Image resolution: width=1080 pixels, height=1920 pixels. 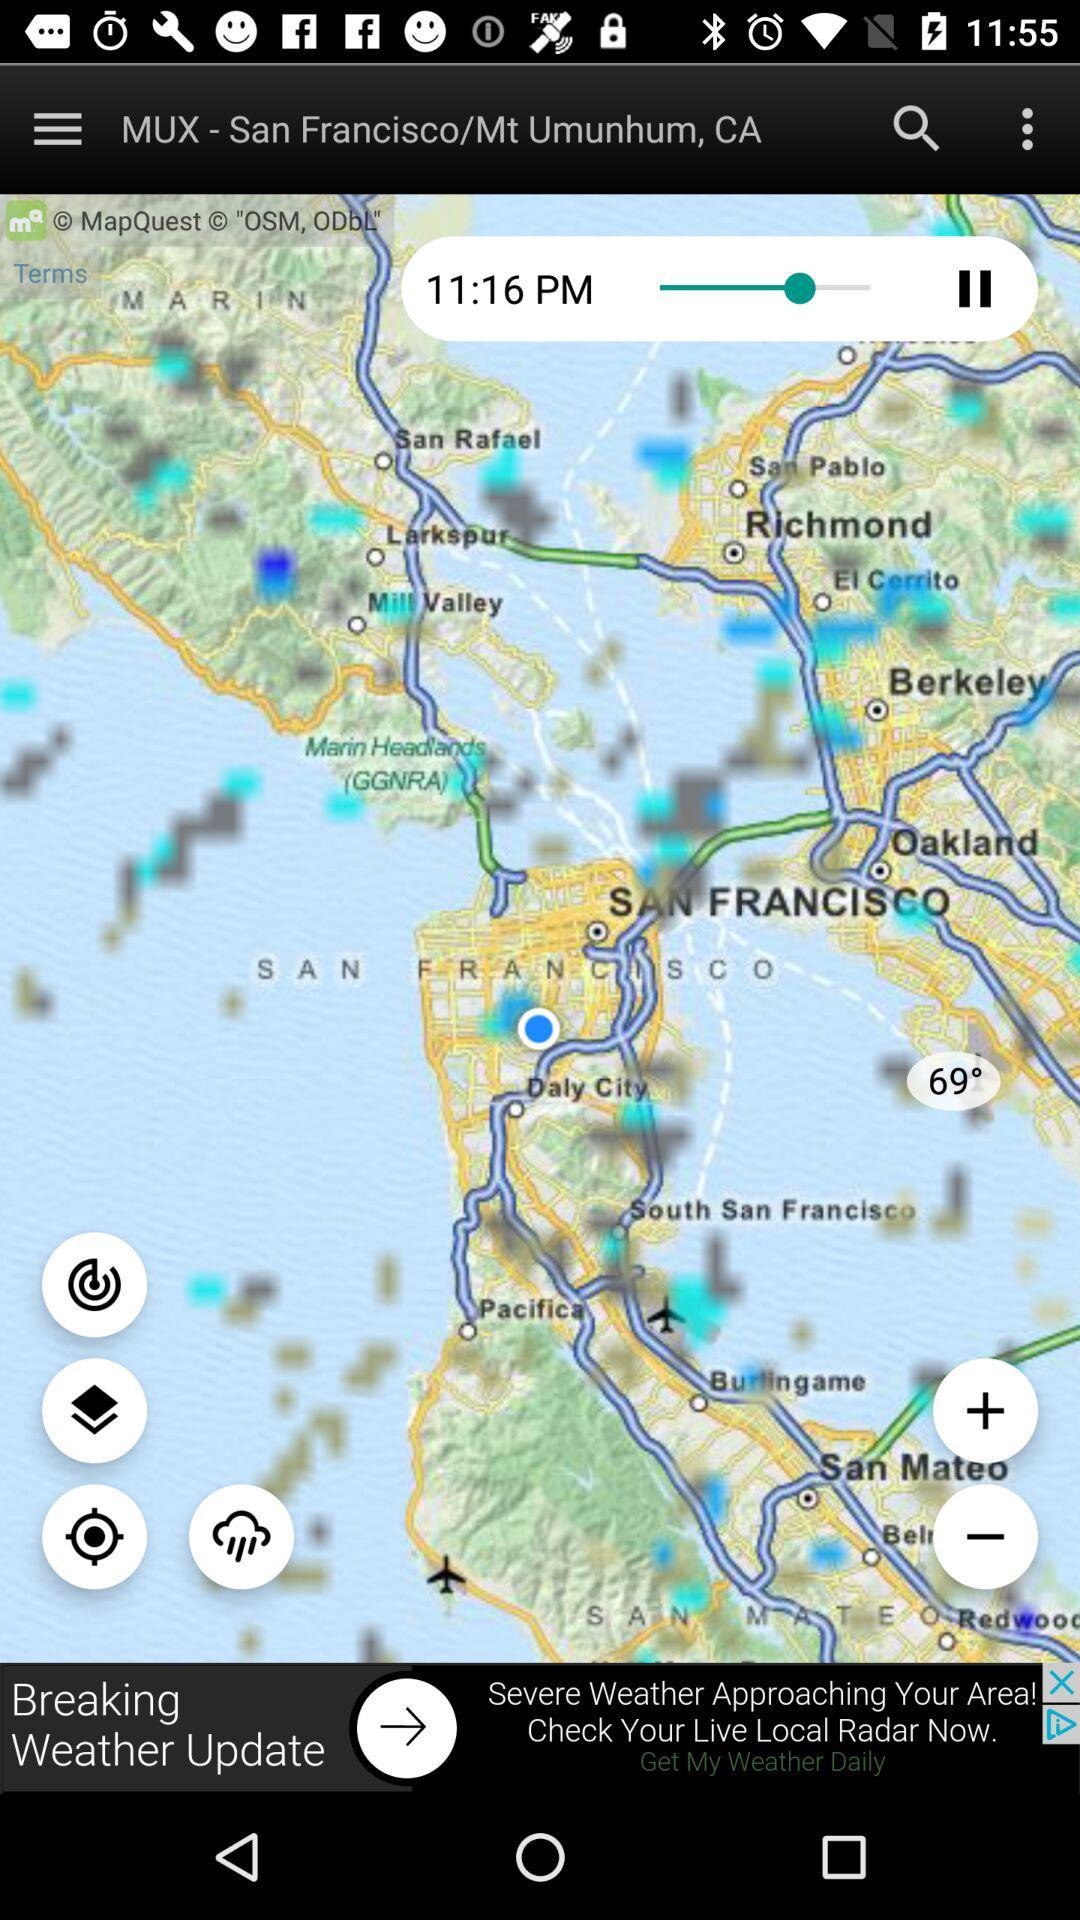 I want to click on find current location, so click(x=94, y=1535).